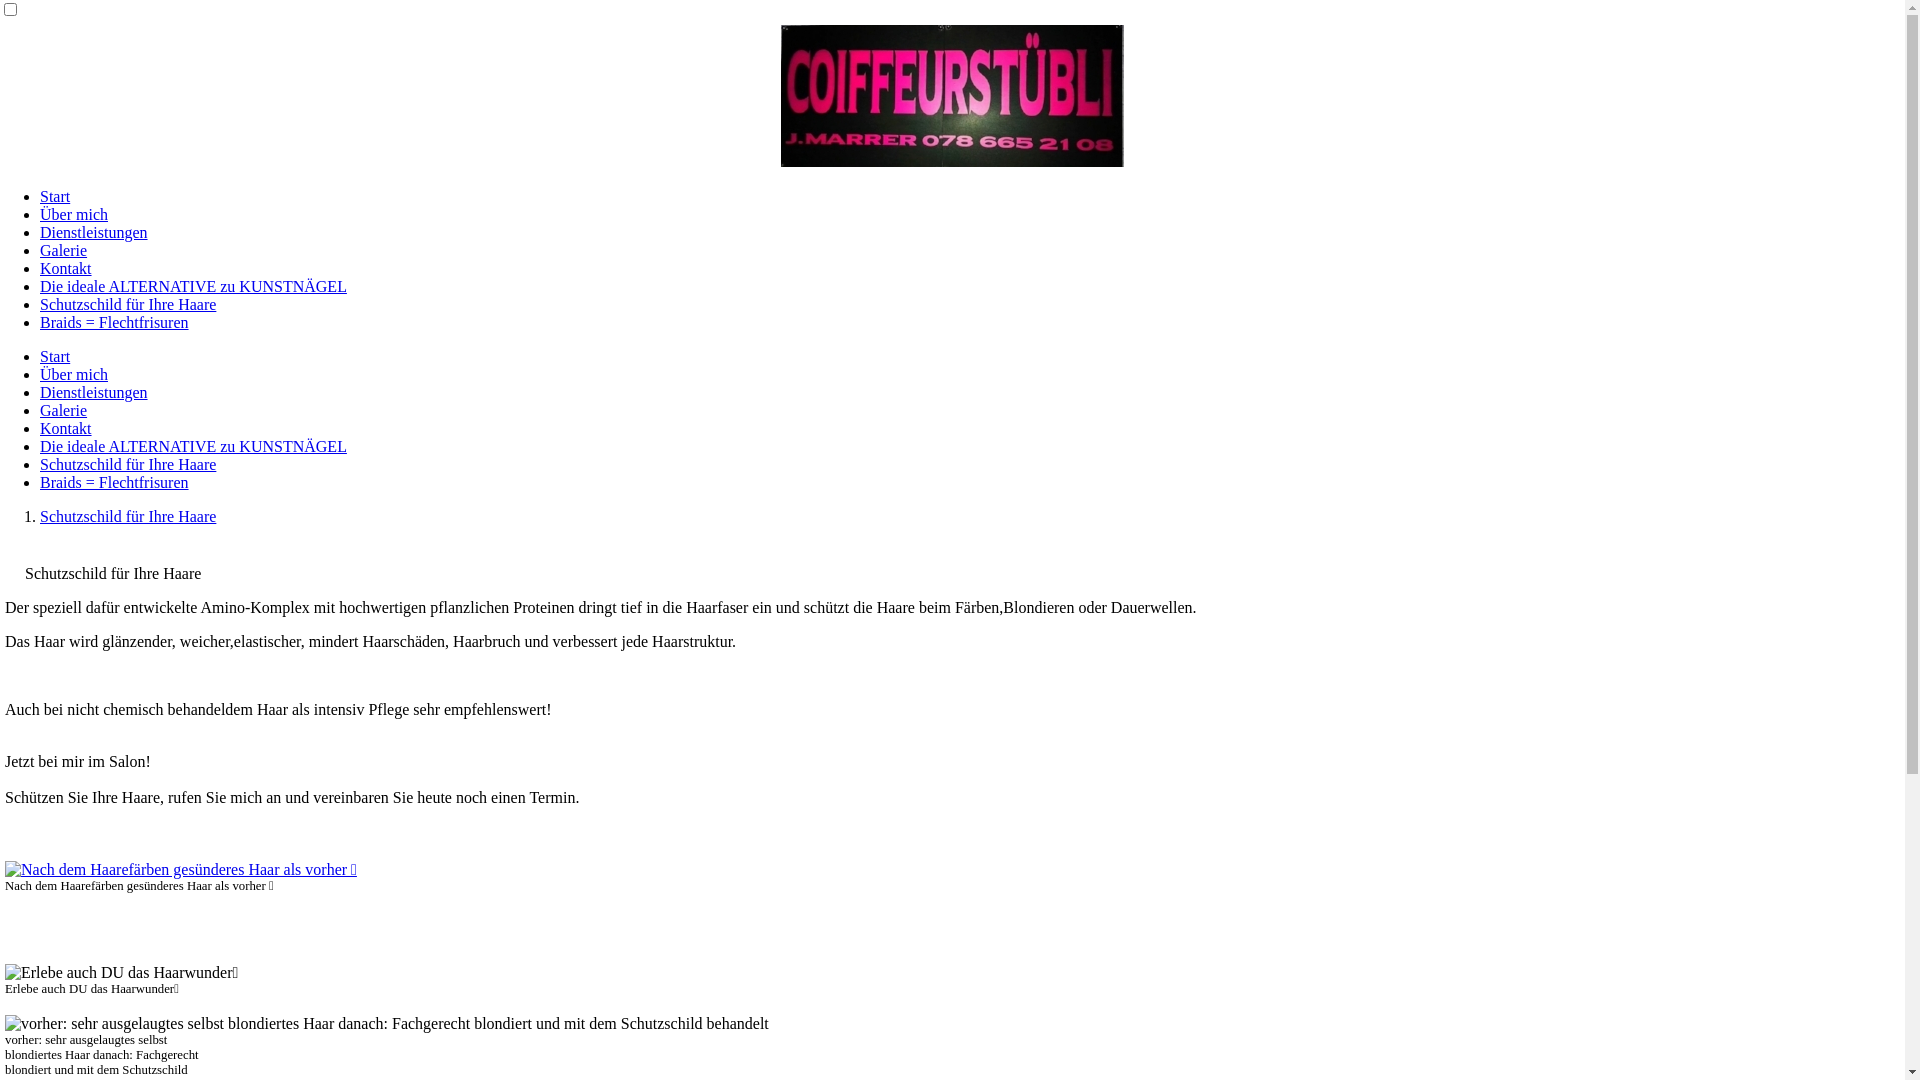 Image resolution: width=1920 pixels, height=1080 pixels. Describe the element at coordinates (66, 267) in the screenshot. I see `'Kontakt'` at that location.